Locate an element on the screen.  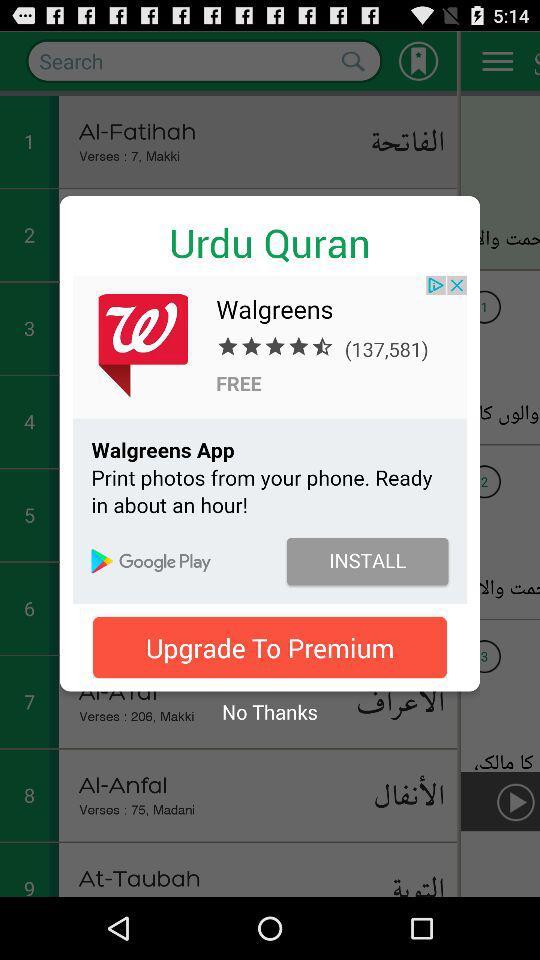
walgreens app advertisement is located at coordinates (270, 439).